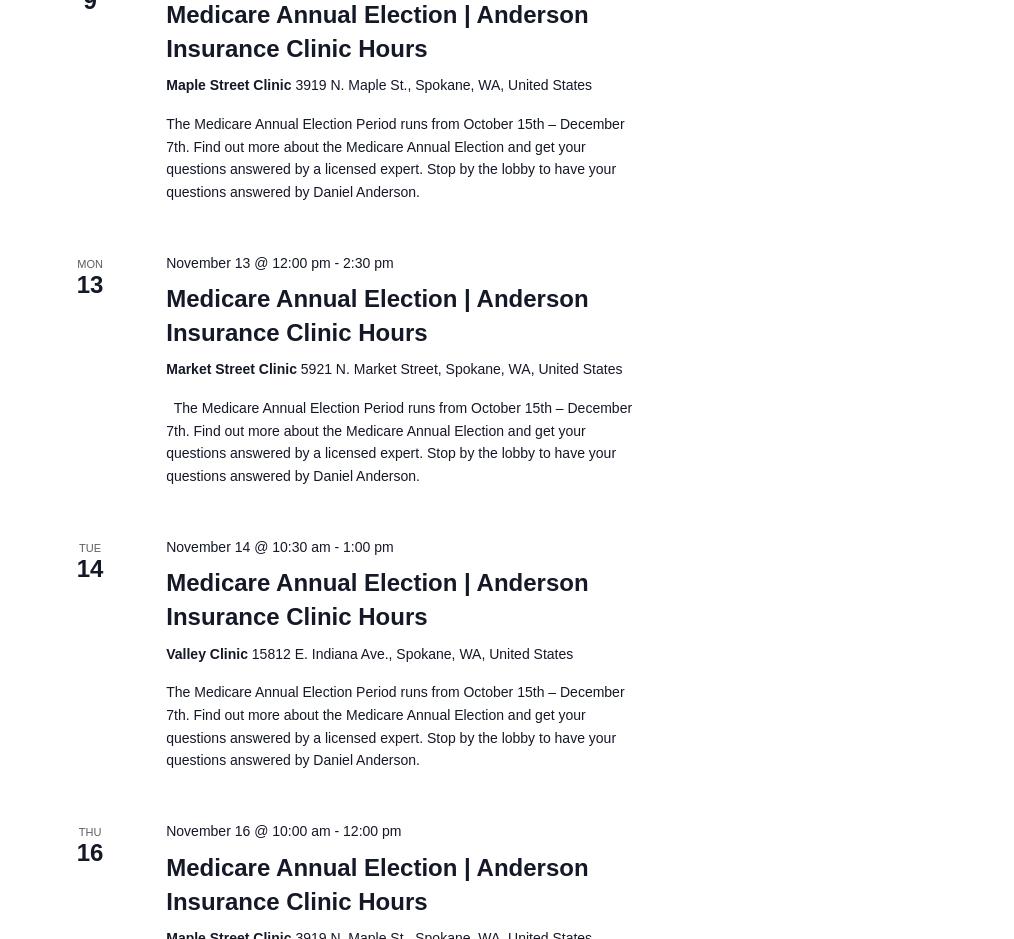  What do you see at coordinates (229, 84) in the screenshot?
I see `'Maple Street Clinic'` at bounding box center [229, 84].